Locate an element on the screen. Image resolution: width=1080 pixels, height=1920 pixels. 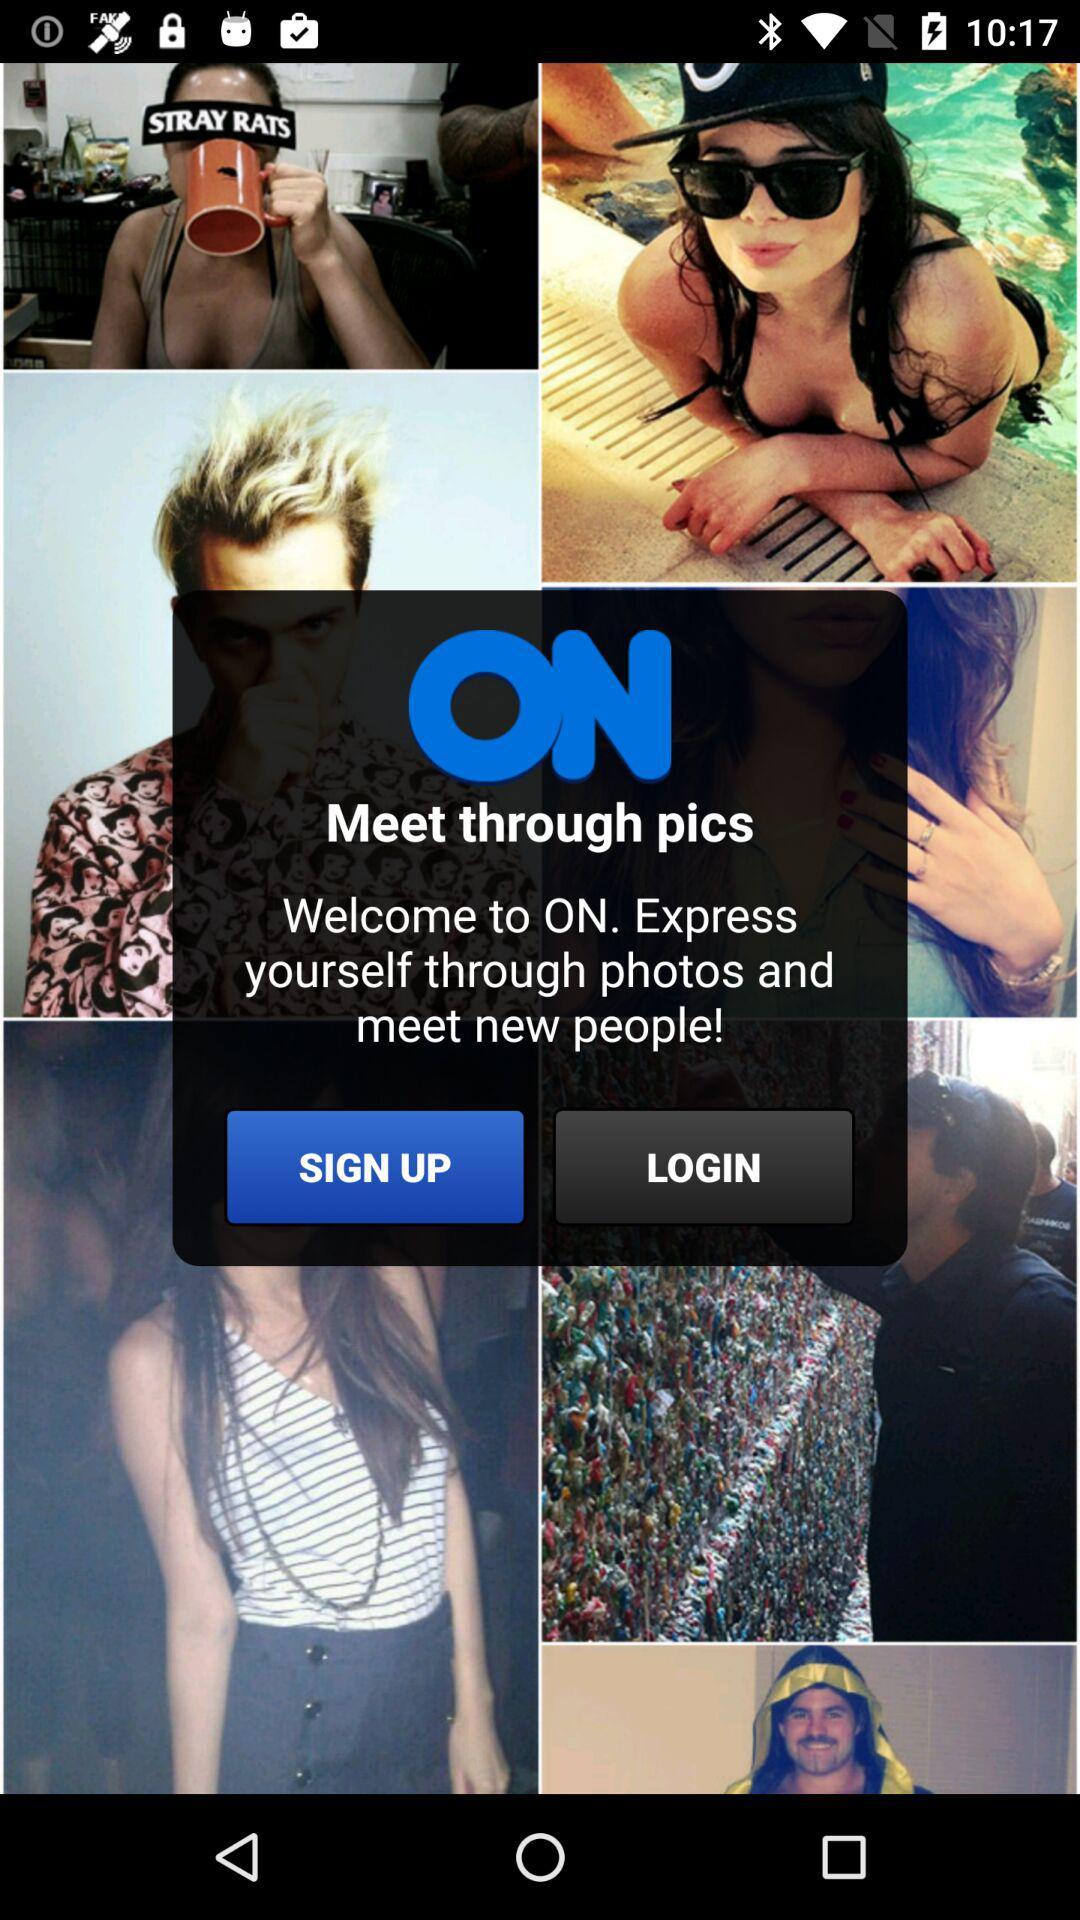
the icon below the welcome to on icon is located at coordinates (375, 1166).